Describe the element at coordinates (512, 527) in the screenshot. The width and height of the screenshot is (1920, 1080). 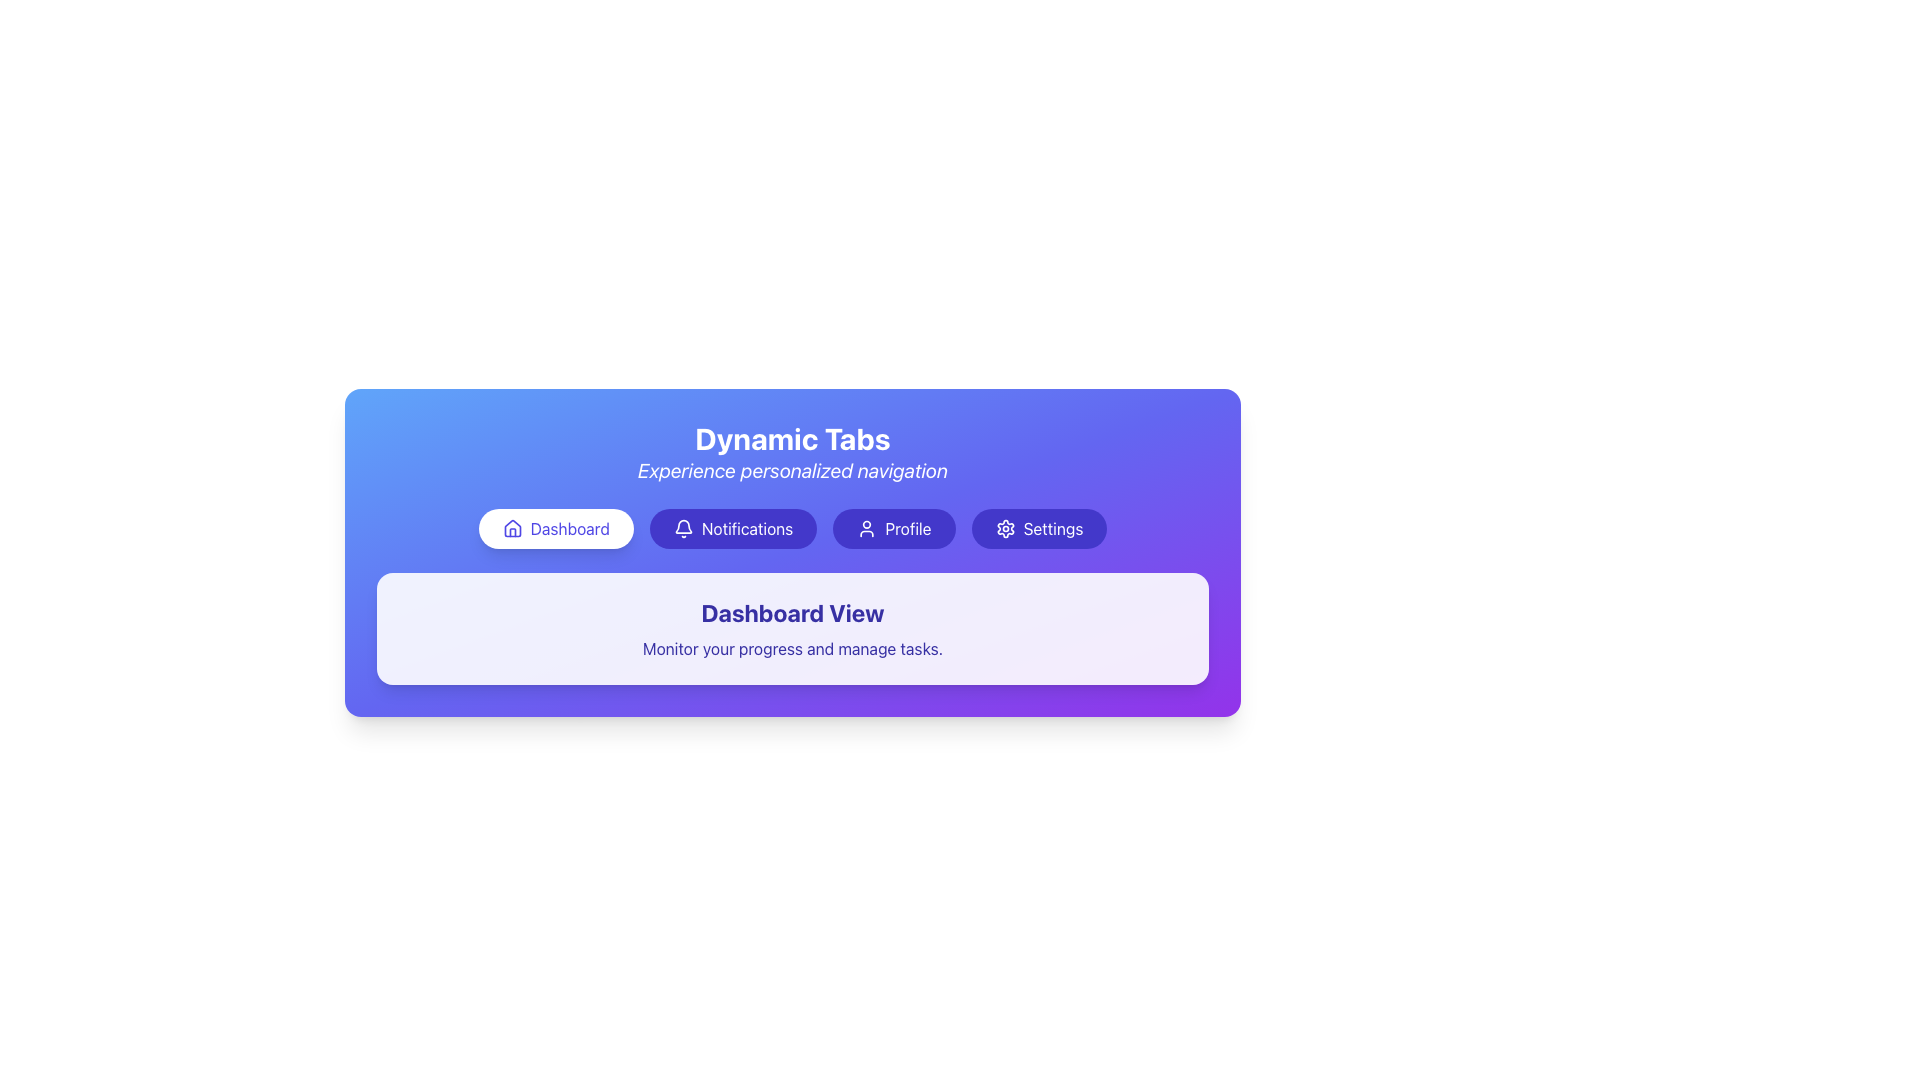
I see `the dashboard icon represented by a house-shaped symbol, which is the first button in the navigation at the top of the widget` at that location.